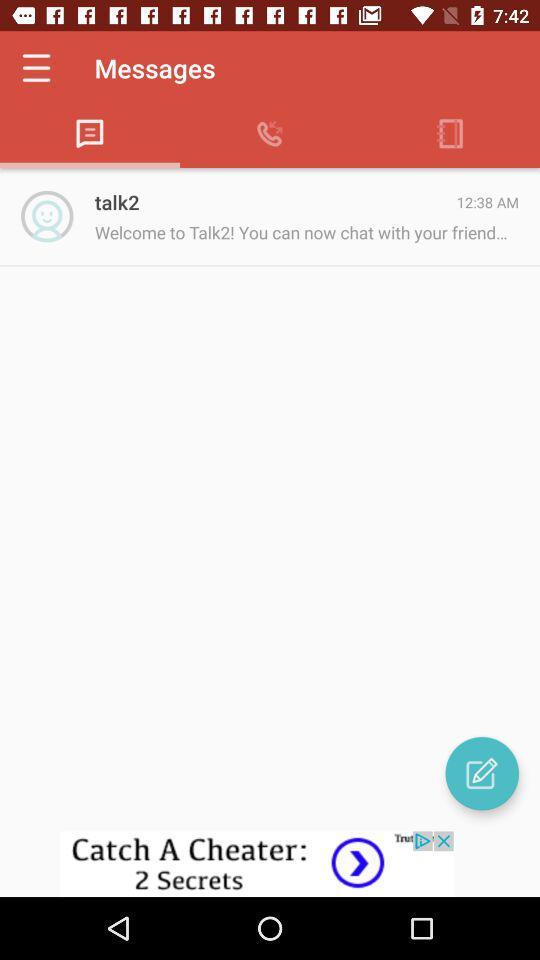  What do you see at coordinates (270, 863) in the screenshot?
I see `the advertisement` at bounding box center [270, 863].